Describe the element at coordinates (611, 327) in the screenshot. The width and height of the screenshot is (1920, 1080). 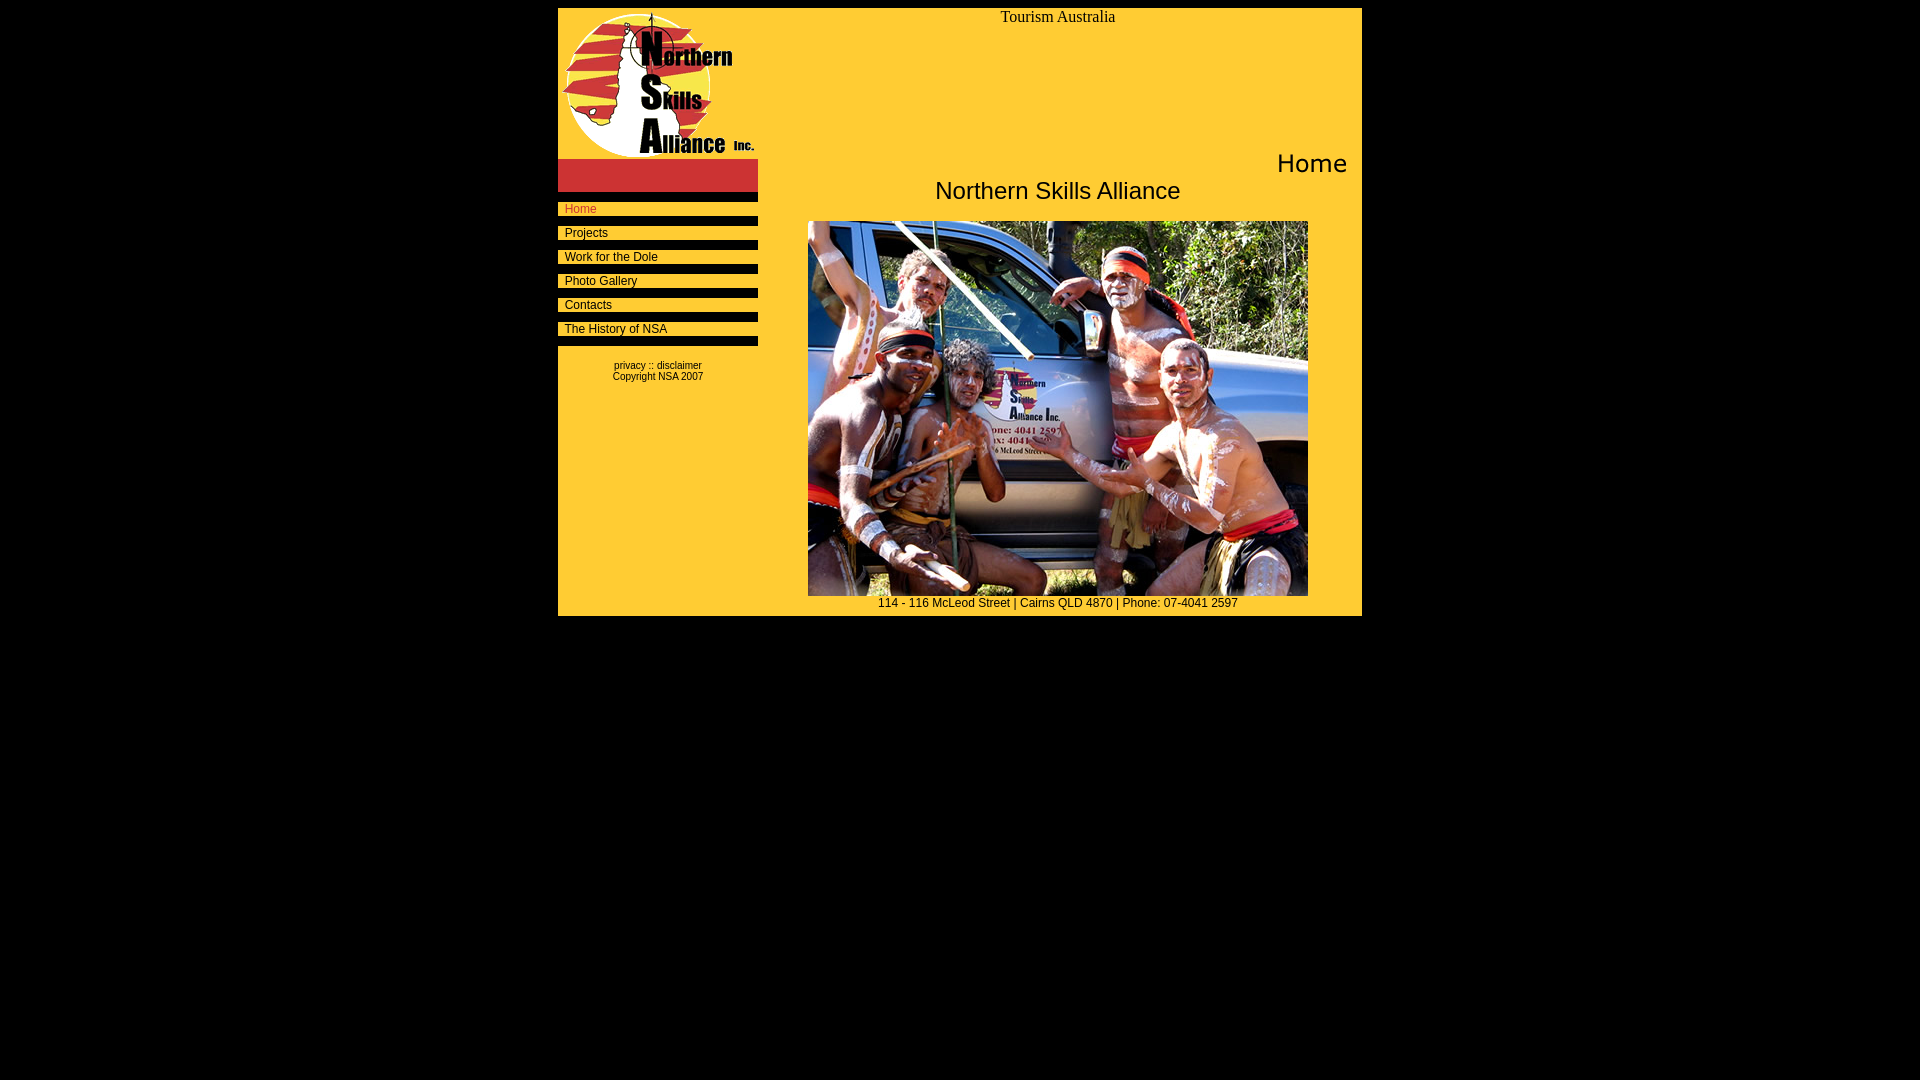
I see `'  The History of NSA'` at that location.